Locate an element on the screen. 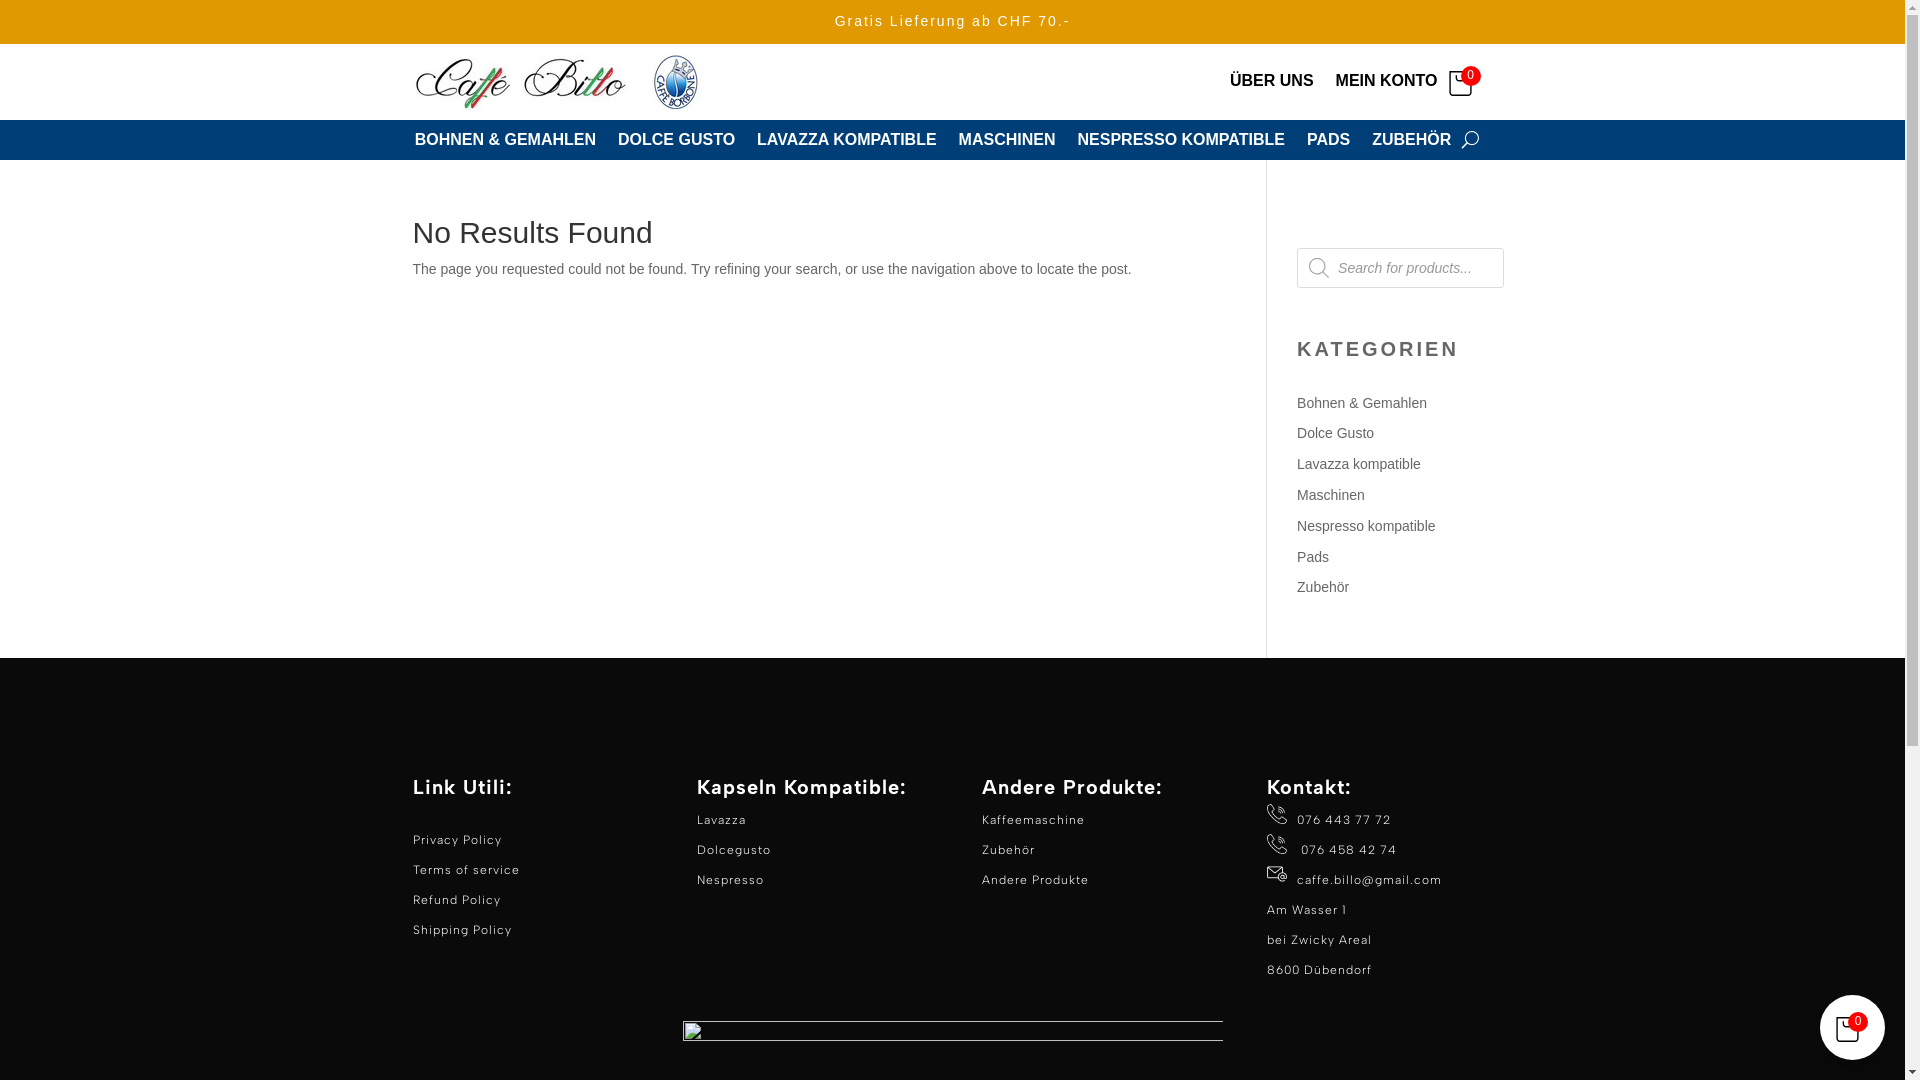 This screenshot has width=1920, height=1080. '076 458 42 74' is located at coordinates (1296, 849).